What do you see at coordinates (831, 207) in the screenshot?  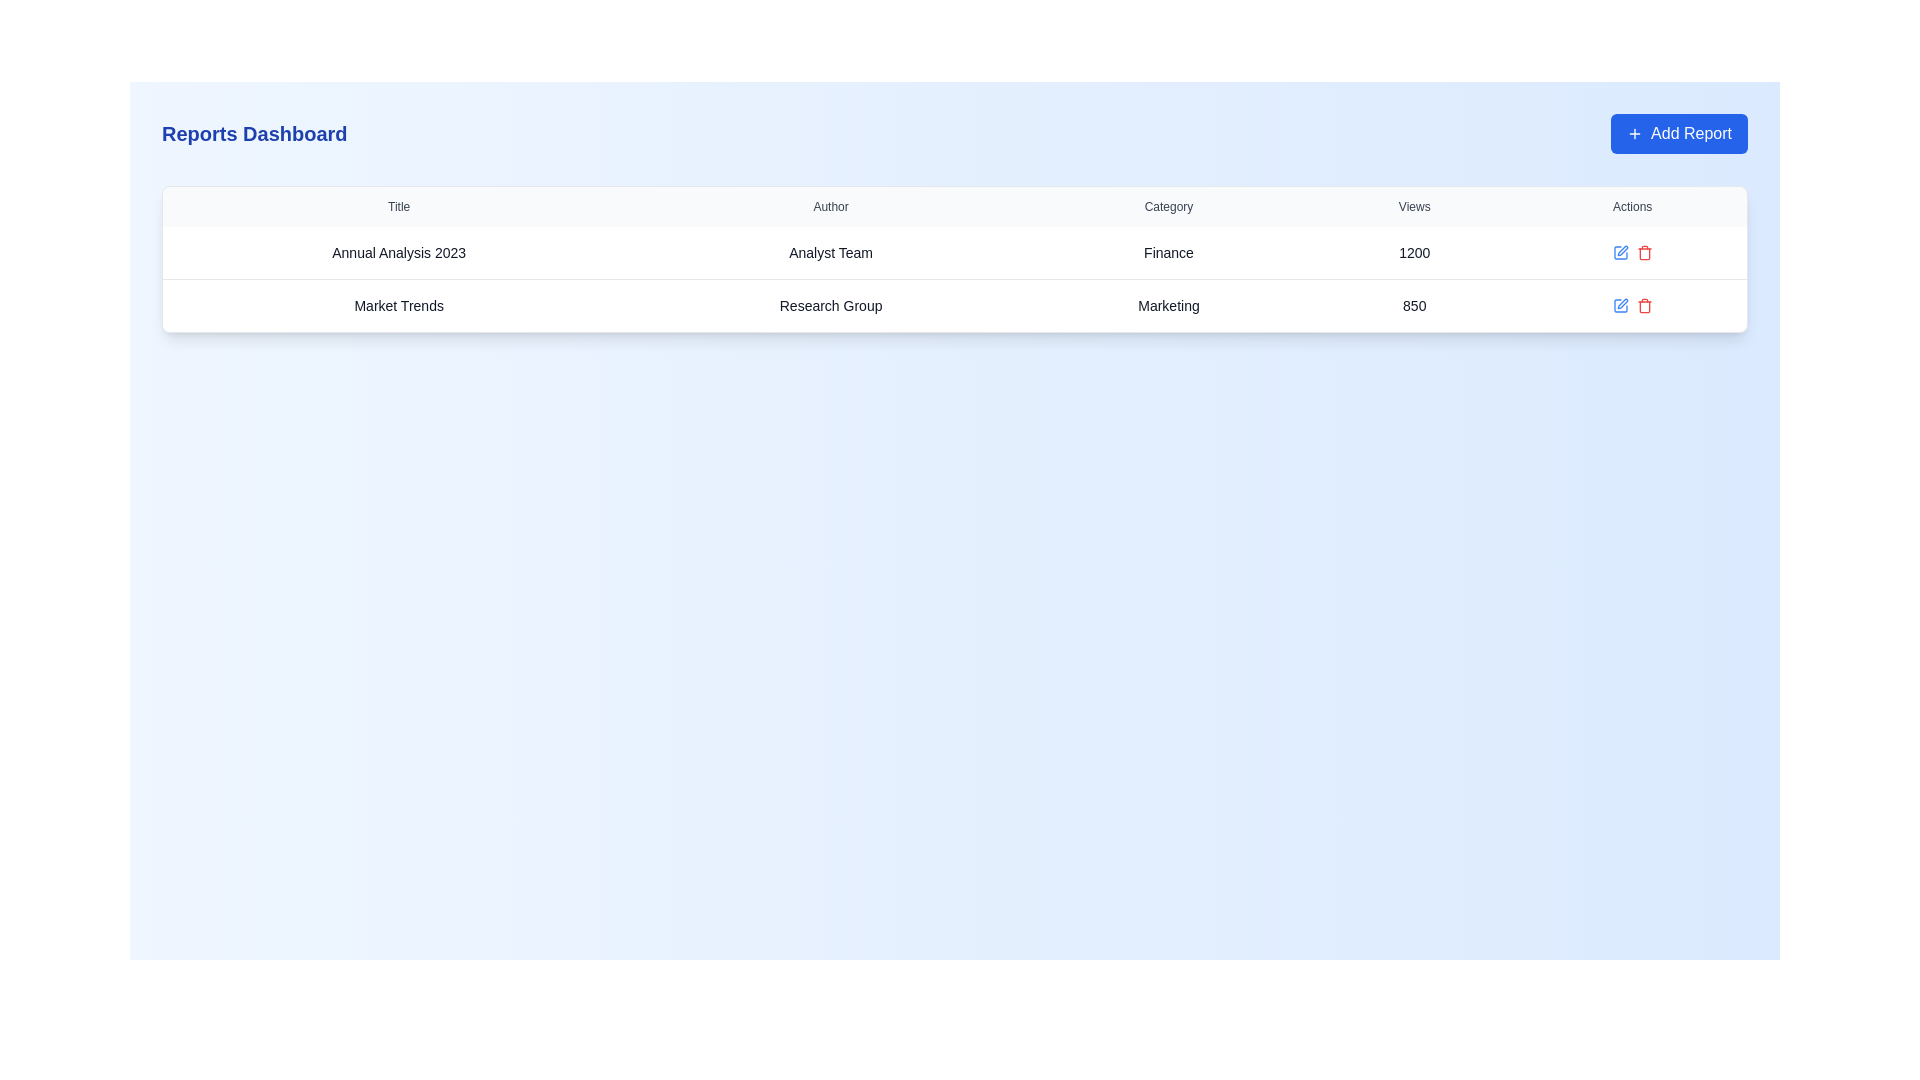 I see `the 'Author' column header in the grid-like table structure, which displays the text in a small-sized gray font within a bordered white cell` at bounding box center [831, 207].